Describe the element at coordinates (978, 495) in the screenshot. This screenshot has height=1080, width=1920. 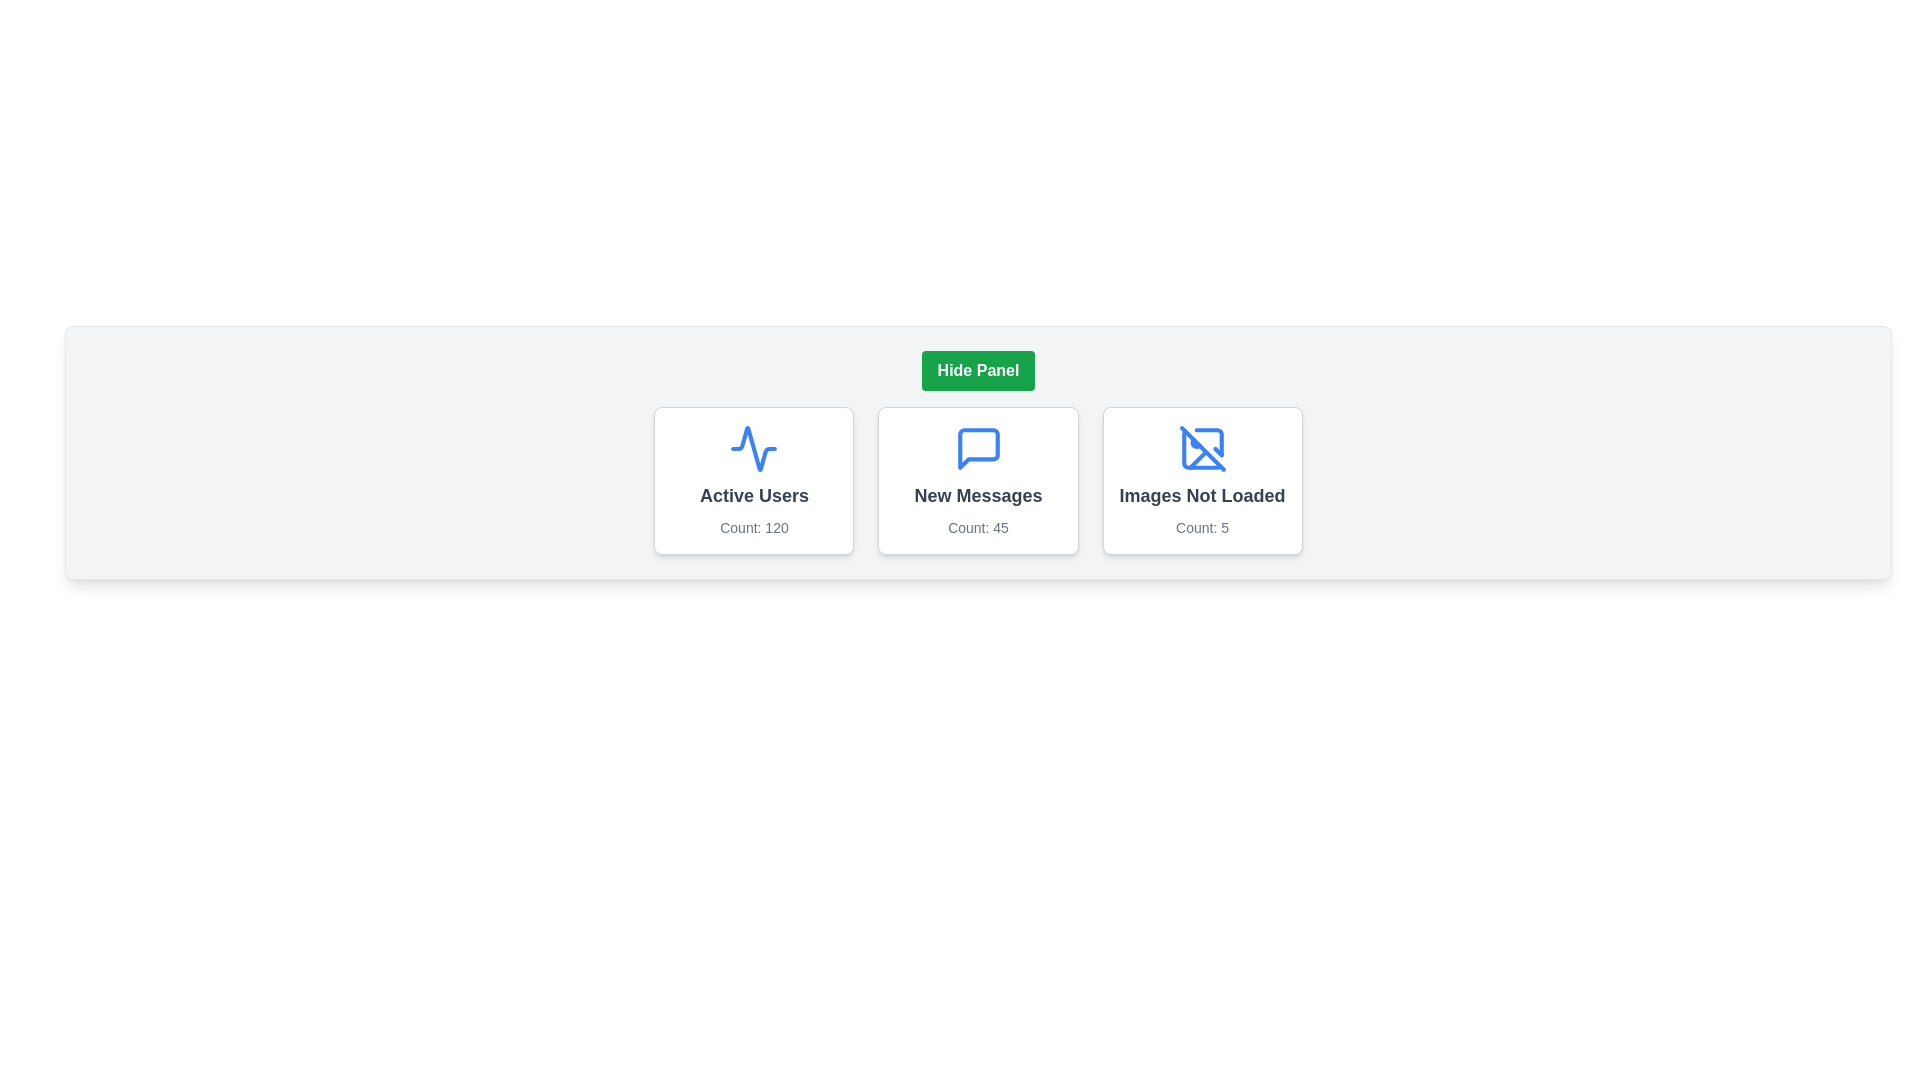
I see `the 'New Messages' text label located in the central card of the three-card layout, positioned below the blue message bubble icon and above the text 'Count: 45'` at that location.